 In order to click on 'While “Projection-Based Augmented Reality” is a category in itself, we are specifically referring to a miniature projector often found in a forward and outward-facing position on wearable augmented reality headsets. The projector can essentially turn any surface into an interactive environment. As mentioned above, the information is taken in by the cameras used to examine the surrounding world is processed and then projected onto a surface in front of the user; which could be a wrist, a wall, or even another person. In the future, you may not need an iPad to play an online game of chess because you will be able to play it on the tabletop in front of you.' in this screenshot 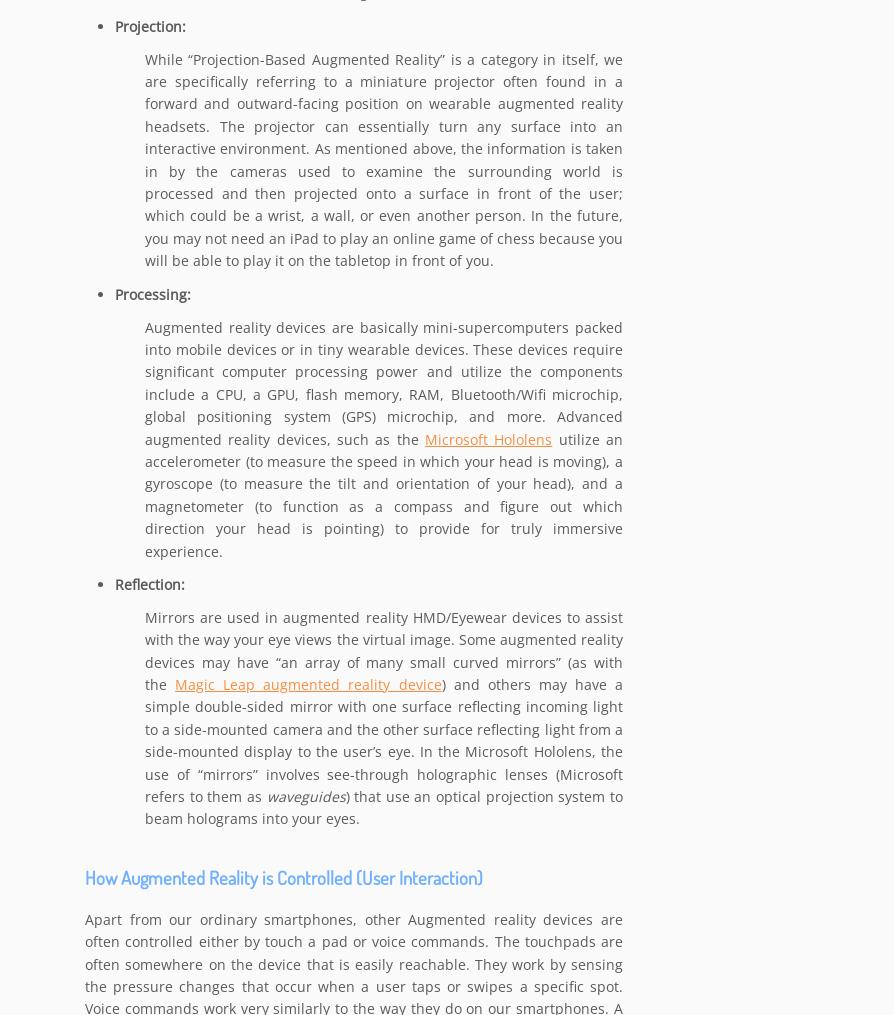, I will do `click(382, 159)`.